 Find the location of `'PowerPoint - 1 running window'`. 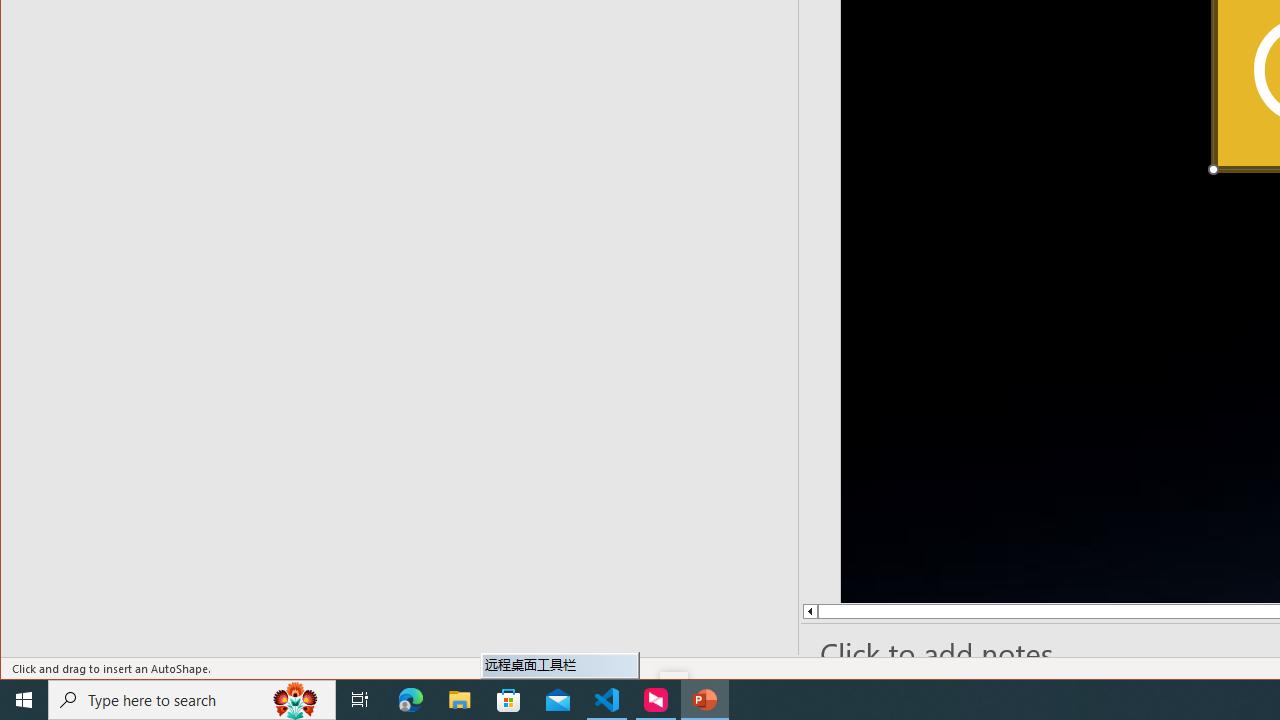

'PowerPoint - 1 running window' is located at coordinates (705, 698).